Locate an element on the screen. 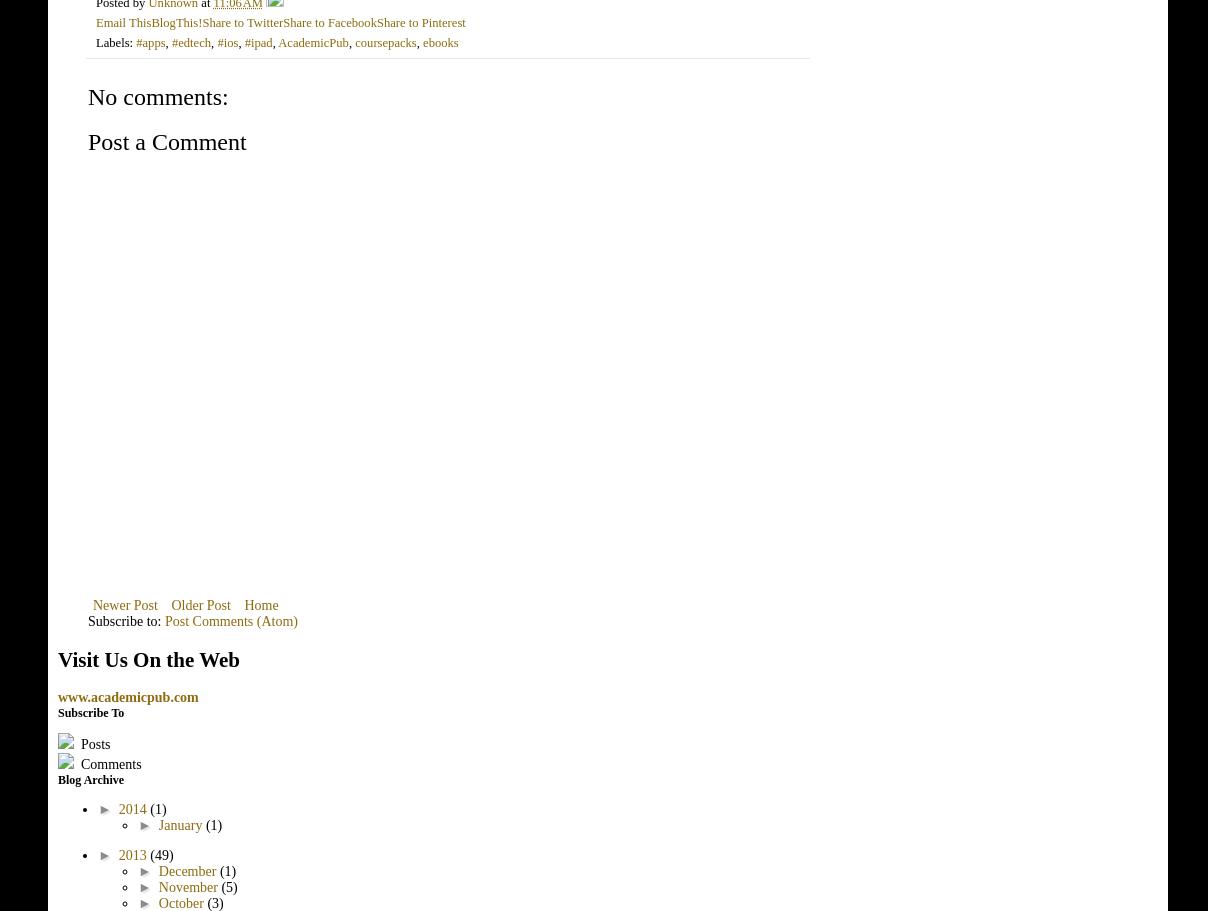 The width and height of the screenshot is (1208, 911). 'Email This' is located at coordinates (122, 21).